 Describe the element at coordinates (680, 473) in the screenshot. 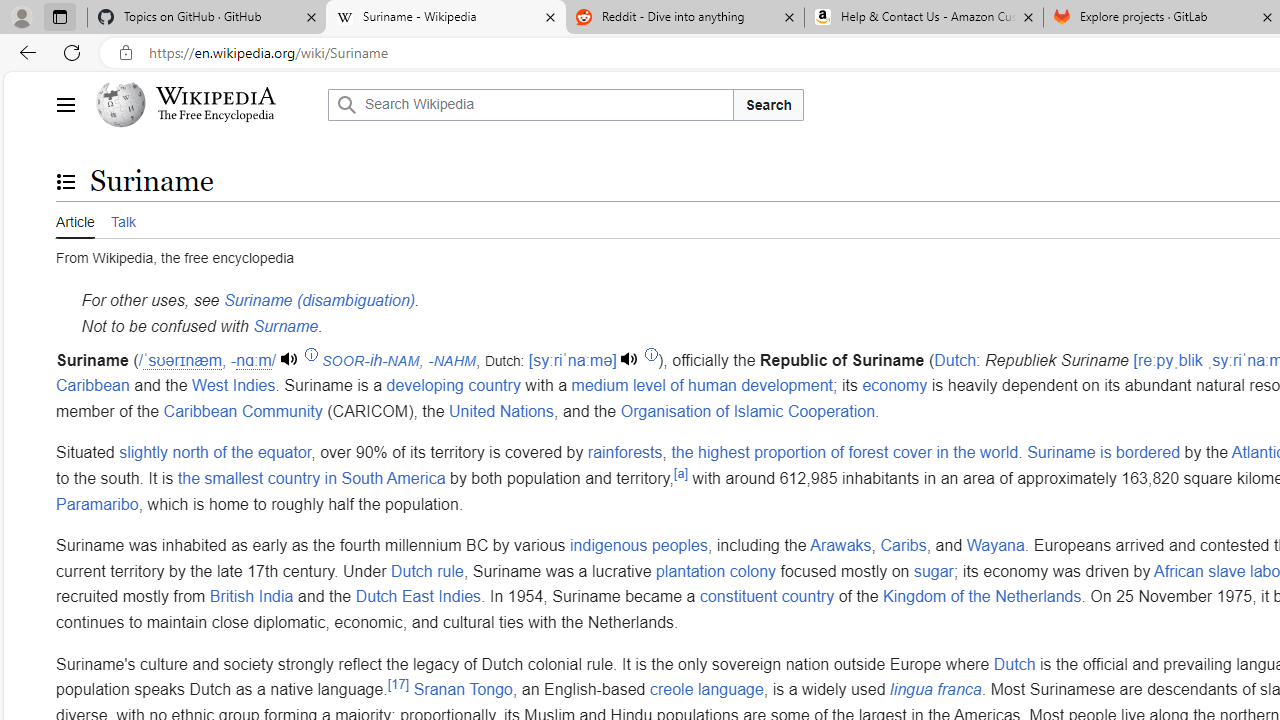

I see `'[a]'` at that location.